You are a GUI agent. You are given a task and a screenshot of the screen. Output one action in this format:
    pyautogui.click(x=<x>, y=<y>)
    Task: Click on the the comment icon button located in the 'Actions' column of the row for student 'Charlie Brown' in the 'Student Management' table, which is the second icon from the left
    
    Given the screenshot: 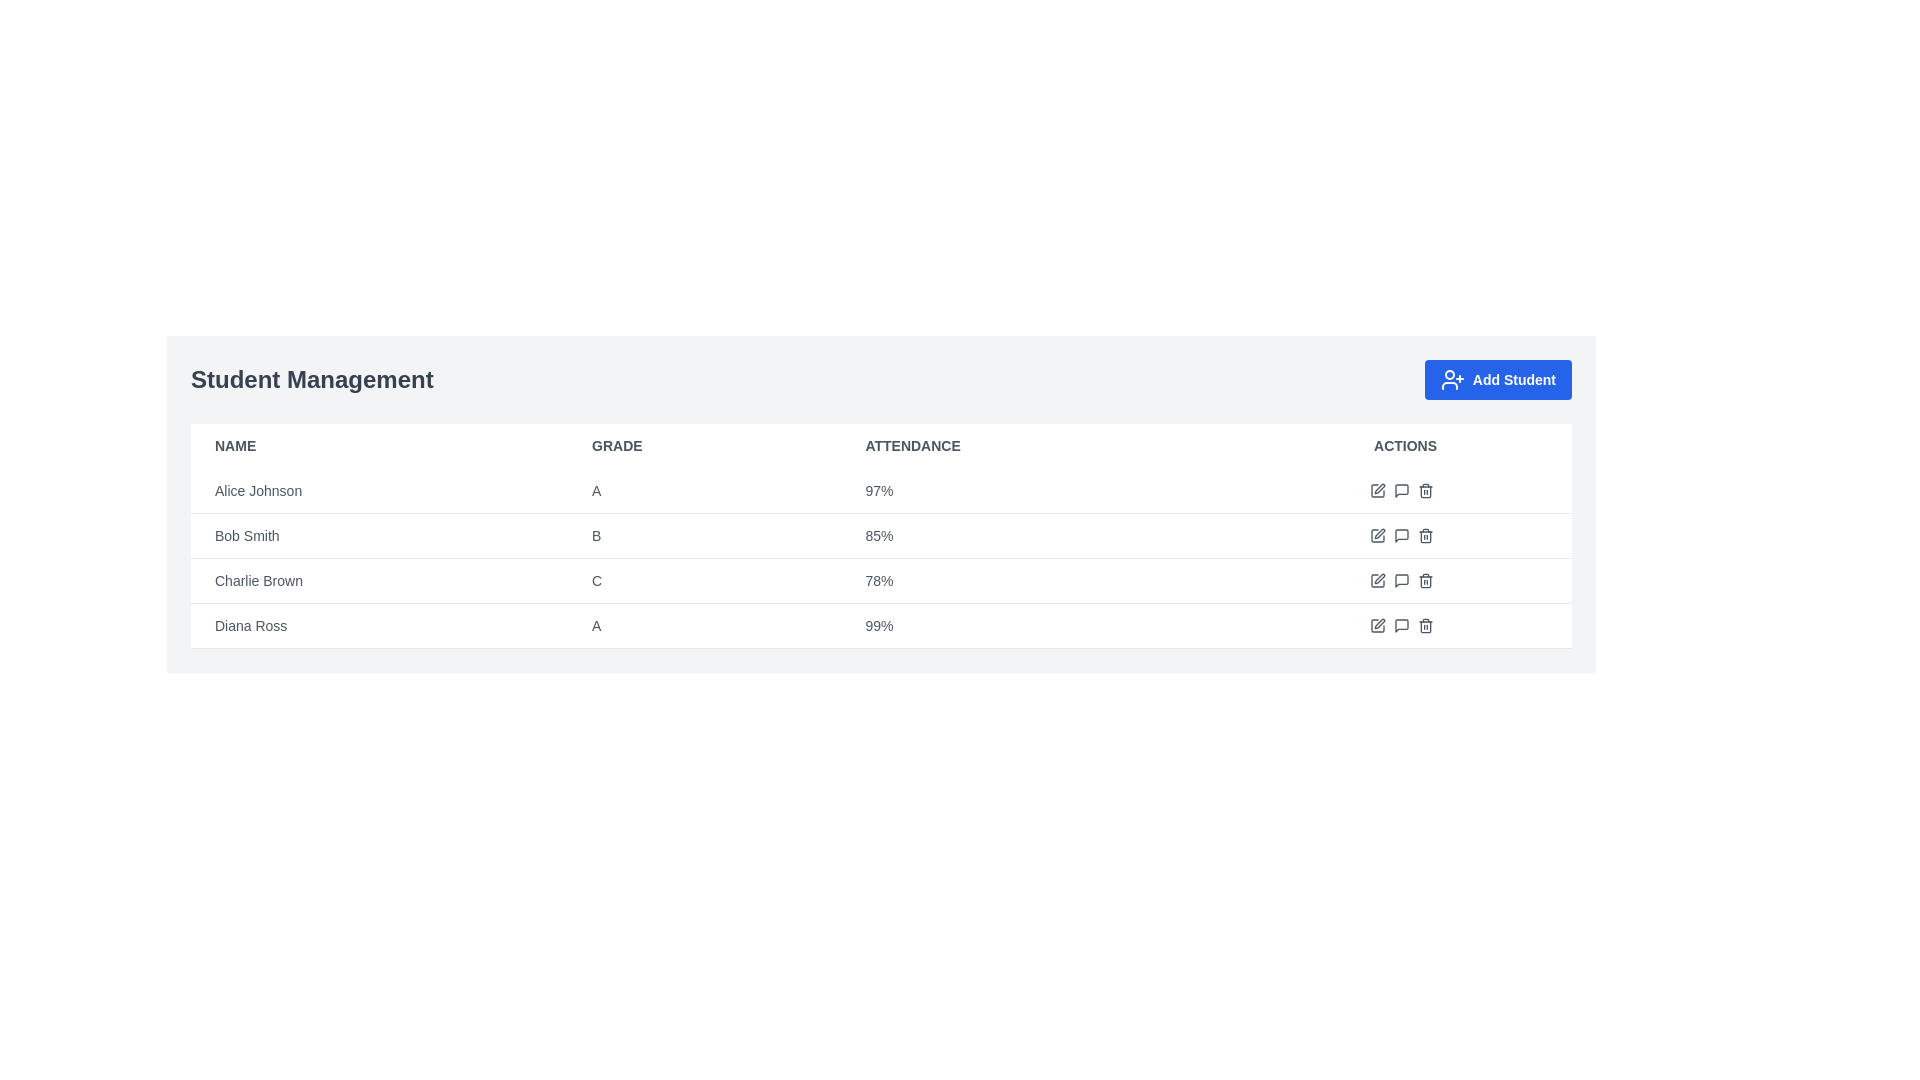 What is the action you would take?
    pyautogui.click(x=1400, y=581)
    